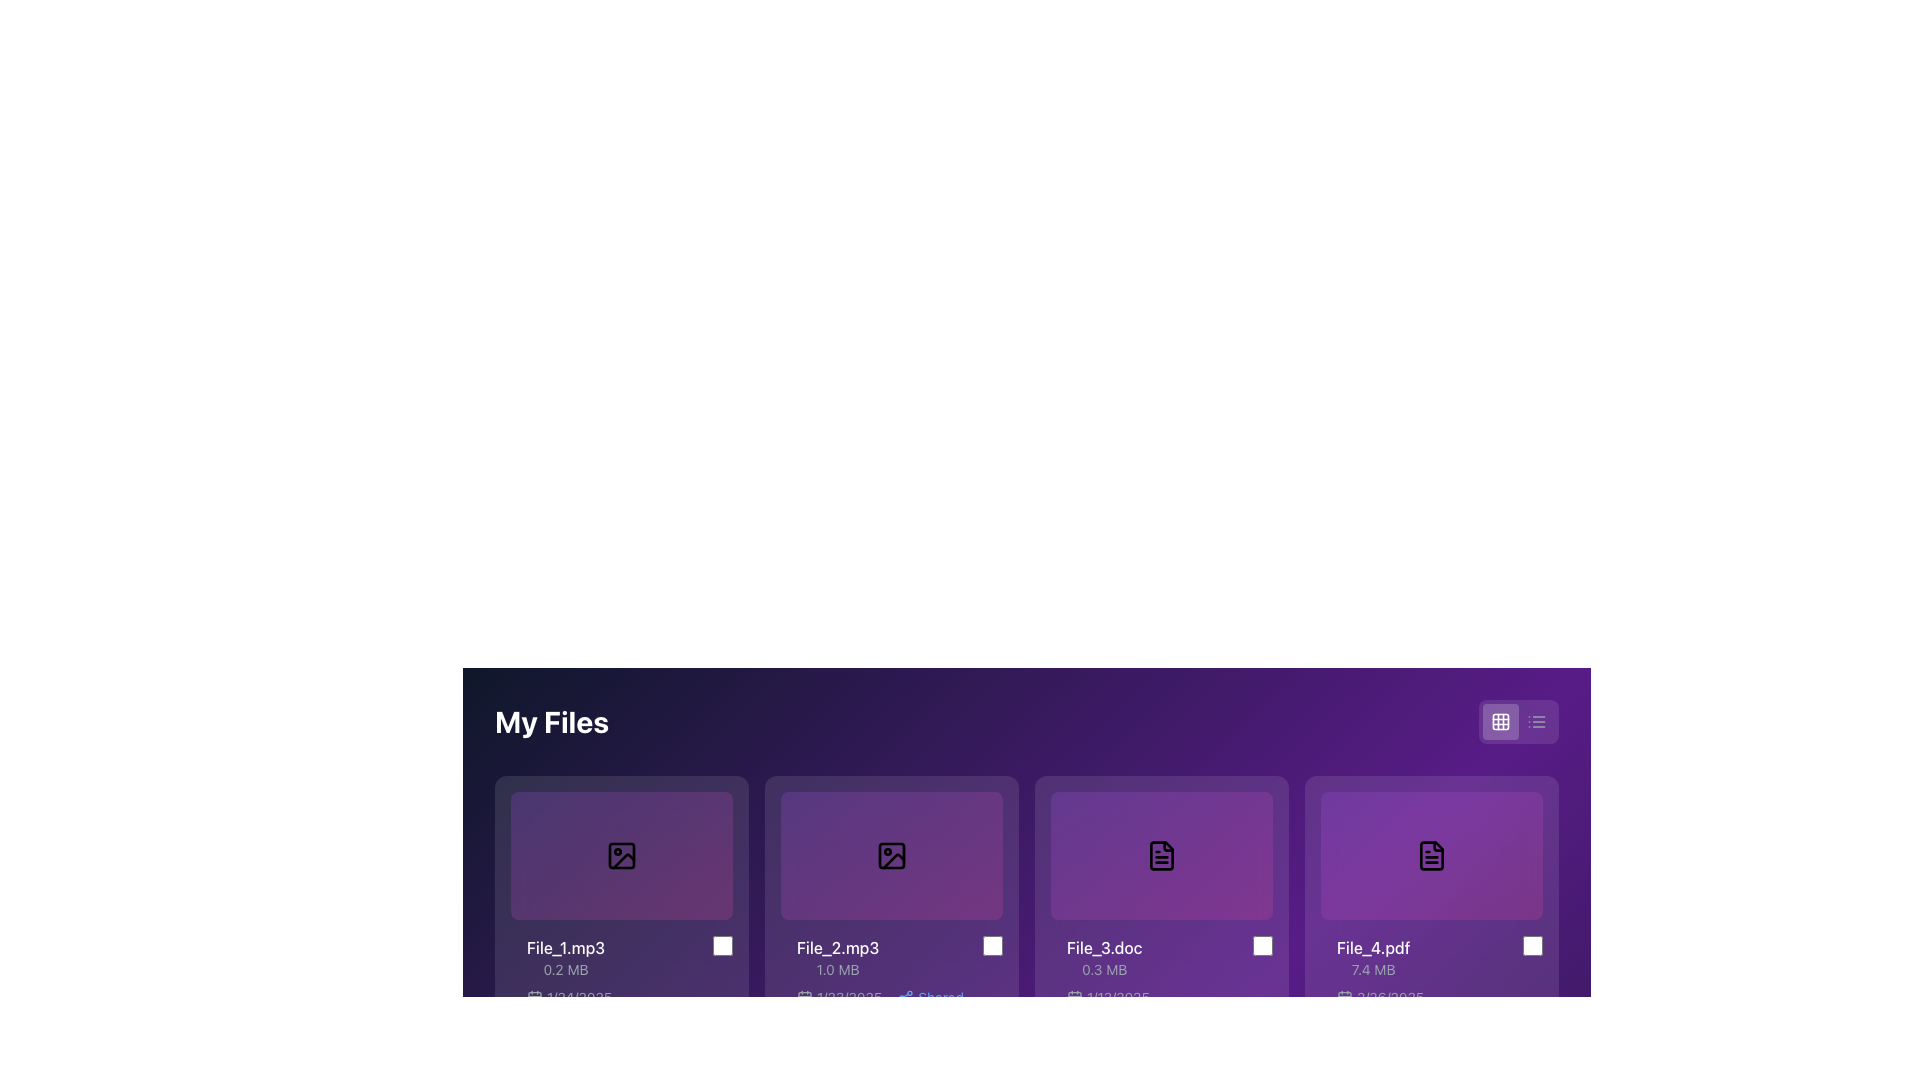 The width and height of the screenshot is (1920, 1080). I want to click on the SVG icon with a dark outline against a purple background located in the first tile under the 'My Files' section, so click(621, 855).